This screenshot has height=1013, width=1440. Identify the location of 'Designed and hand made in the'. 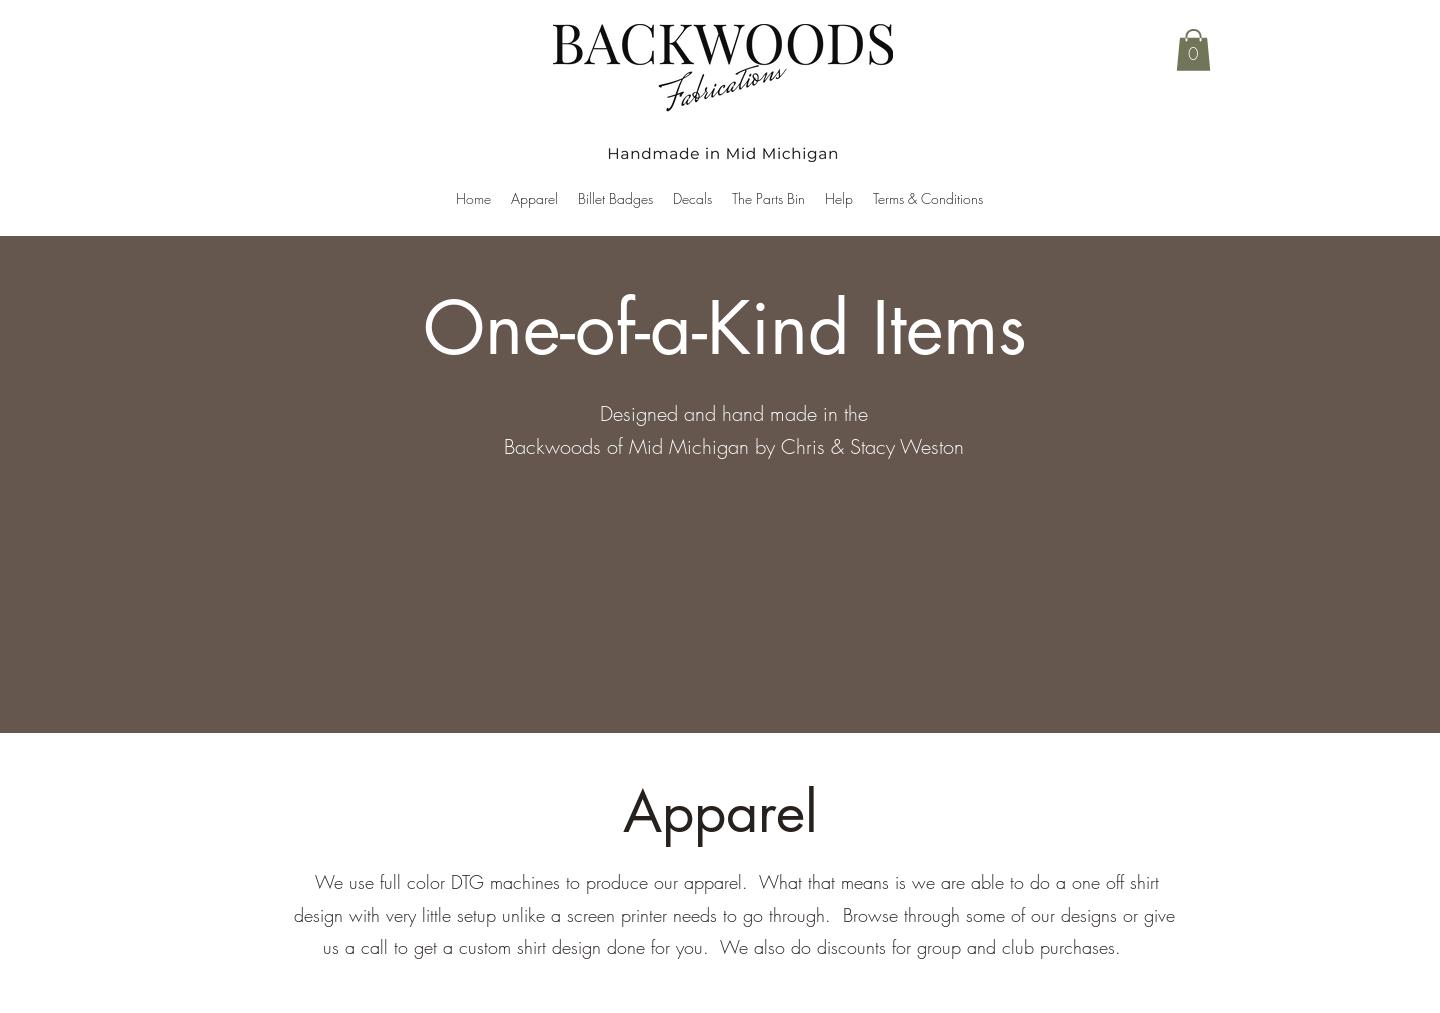
(731, 412).